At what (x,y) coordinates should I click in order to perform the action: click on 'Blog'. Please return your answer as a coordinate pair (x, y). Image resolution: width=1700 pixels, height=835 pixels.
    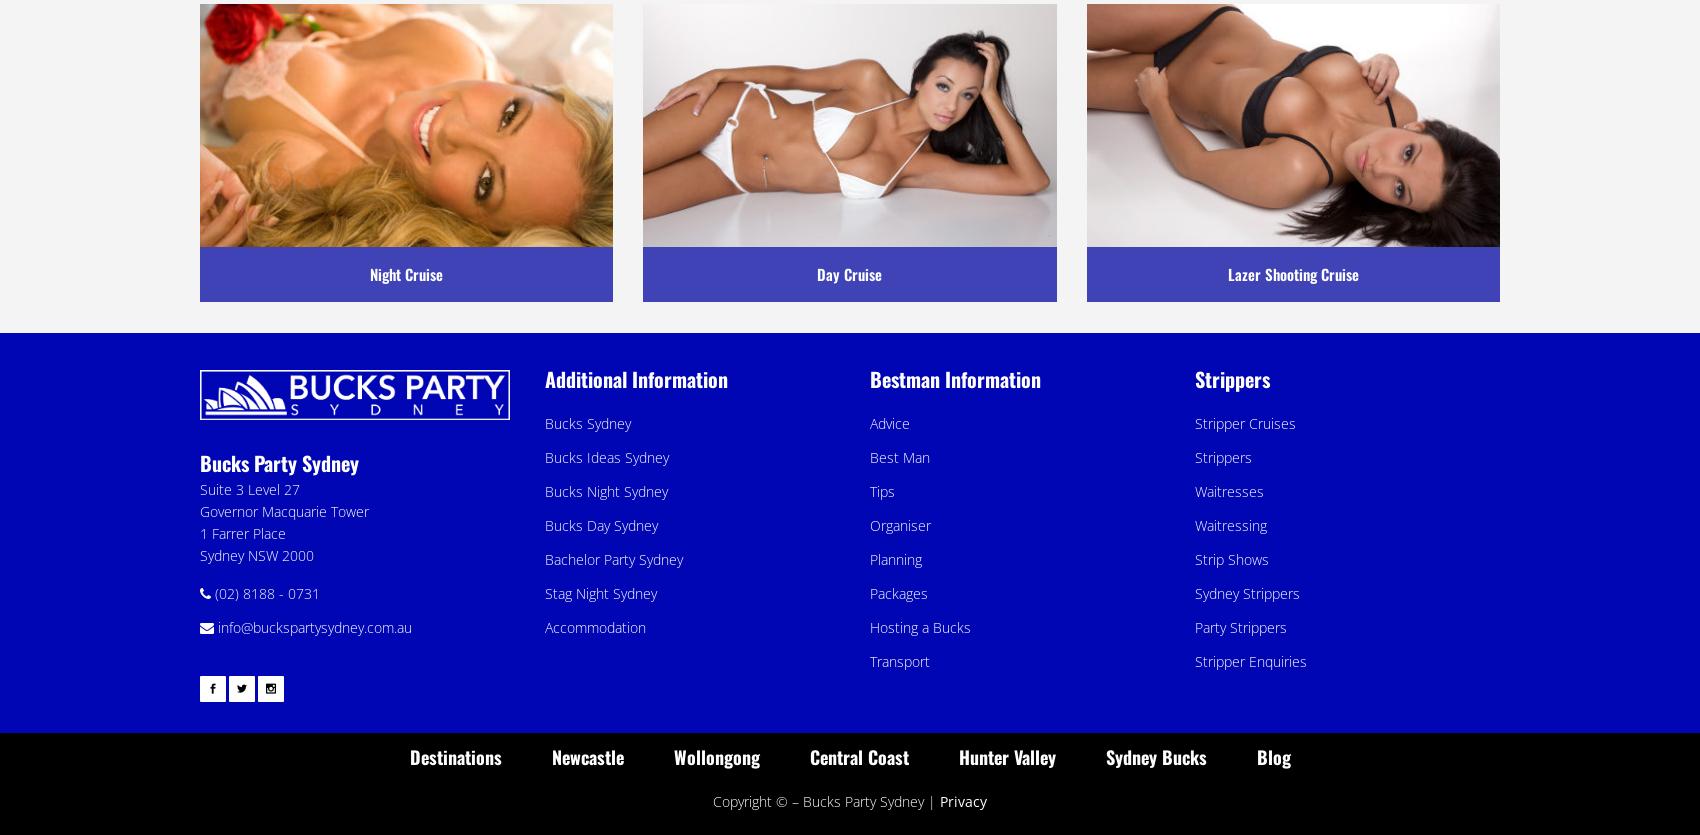
    Looking at the image, I should click on (1271, 755).